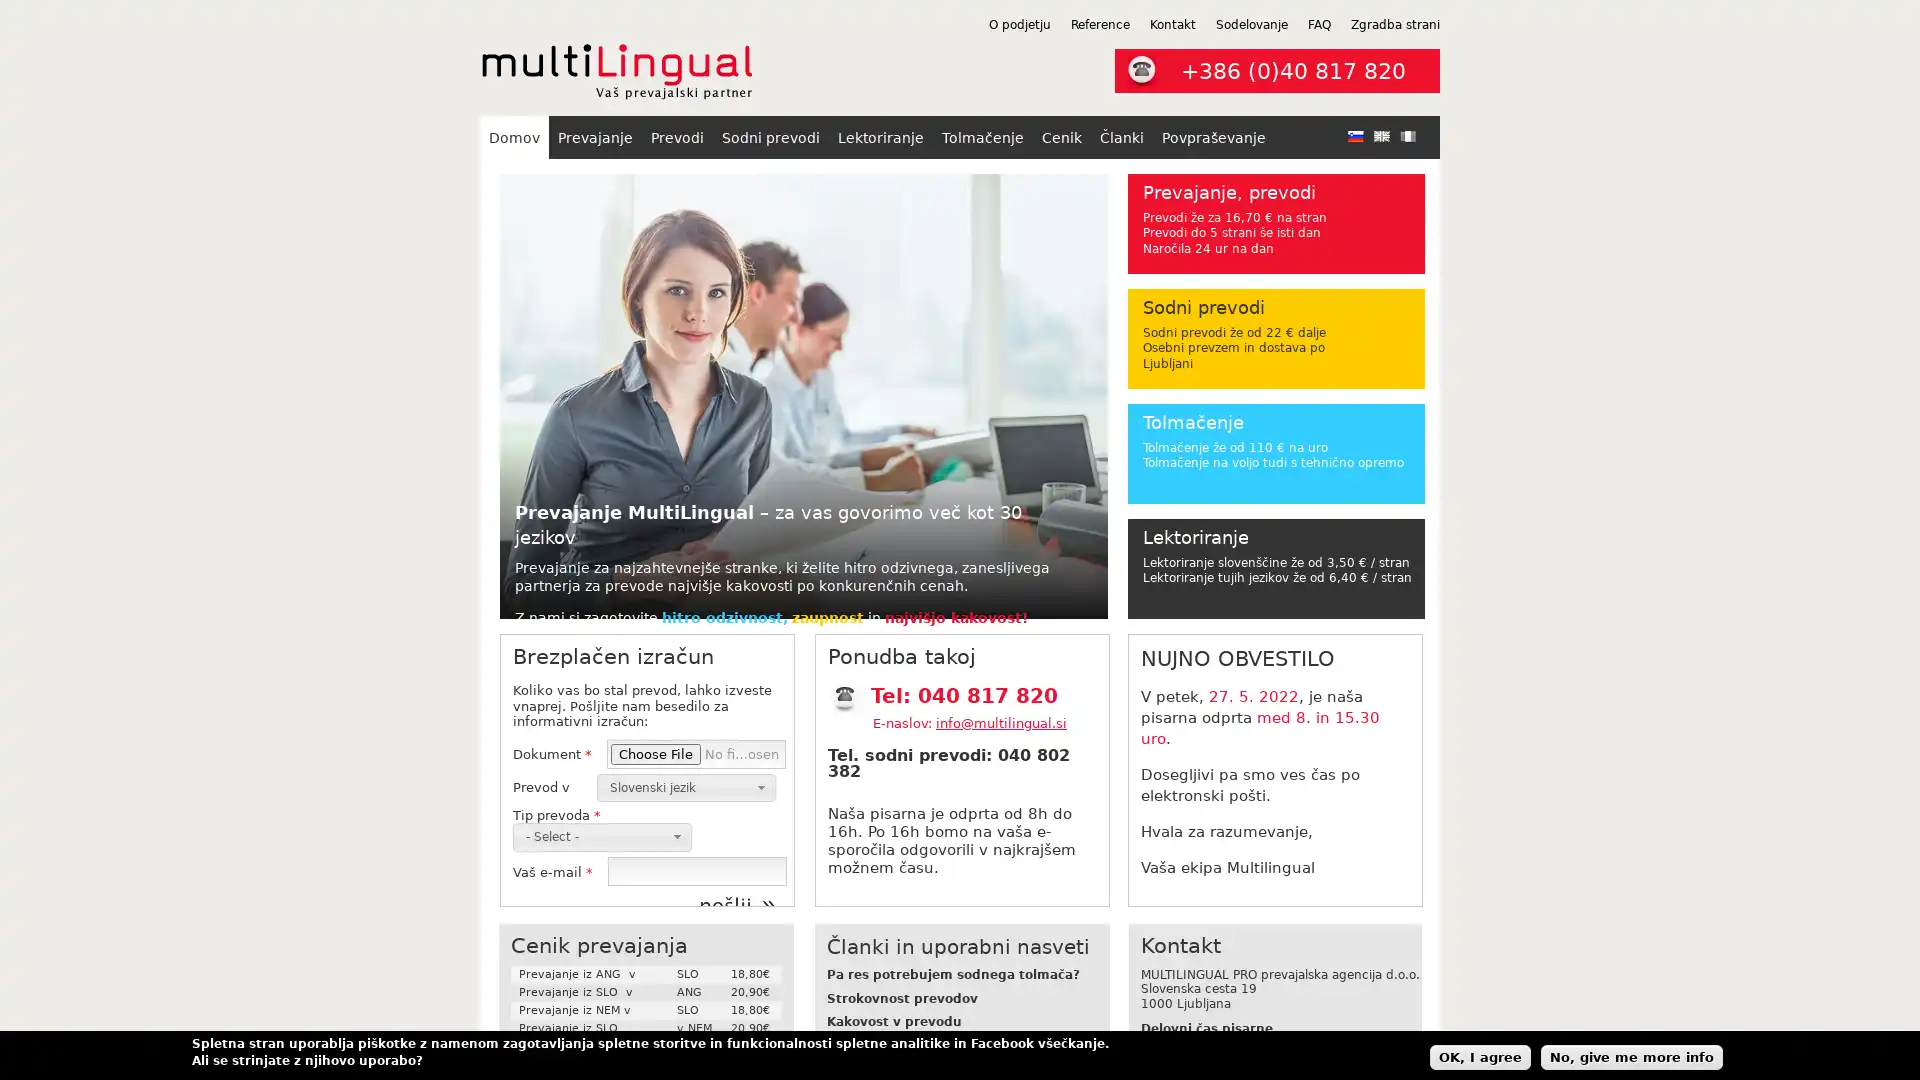 The height and width of the screenshot is (1080, 1920). Describe the element at coordinates (1480, 1055) in the screenshot. I see `OK, I agree` at that location.